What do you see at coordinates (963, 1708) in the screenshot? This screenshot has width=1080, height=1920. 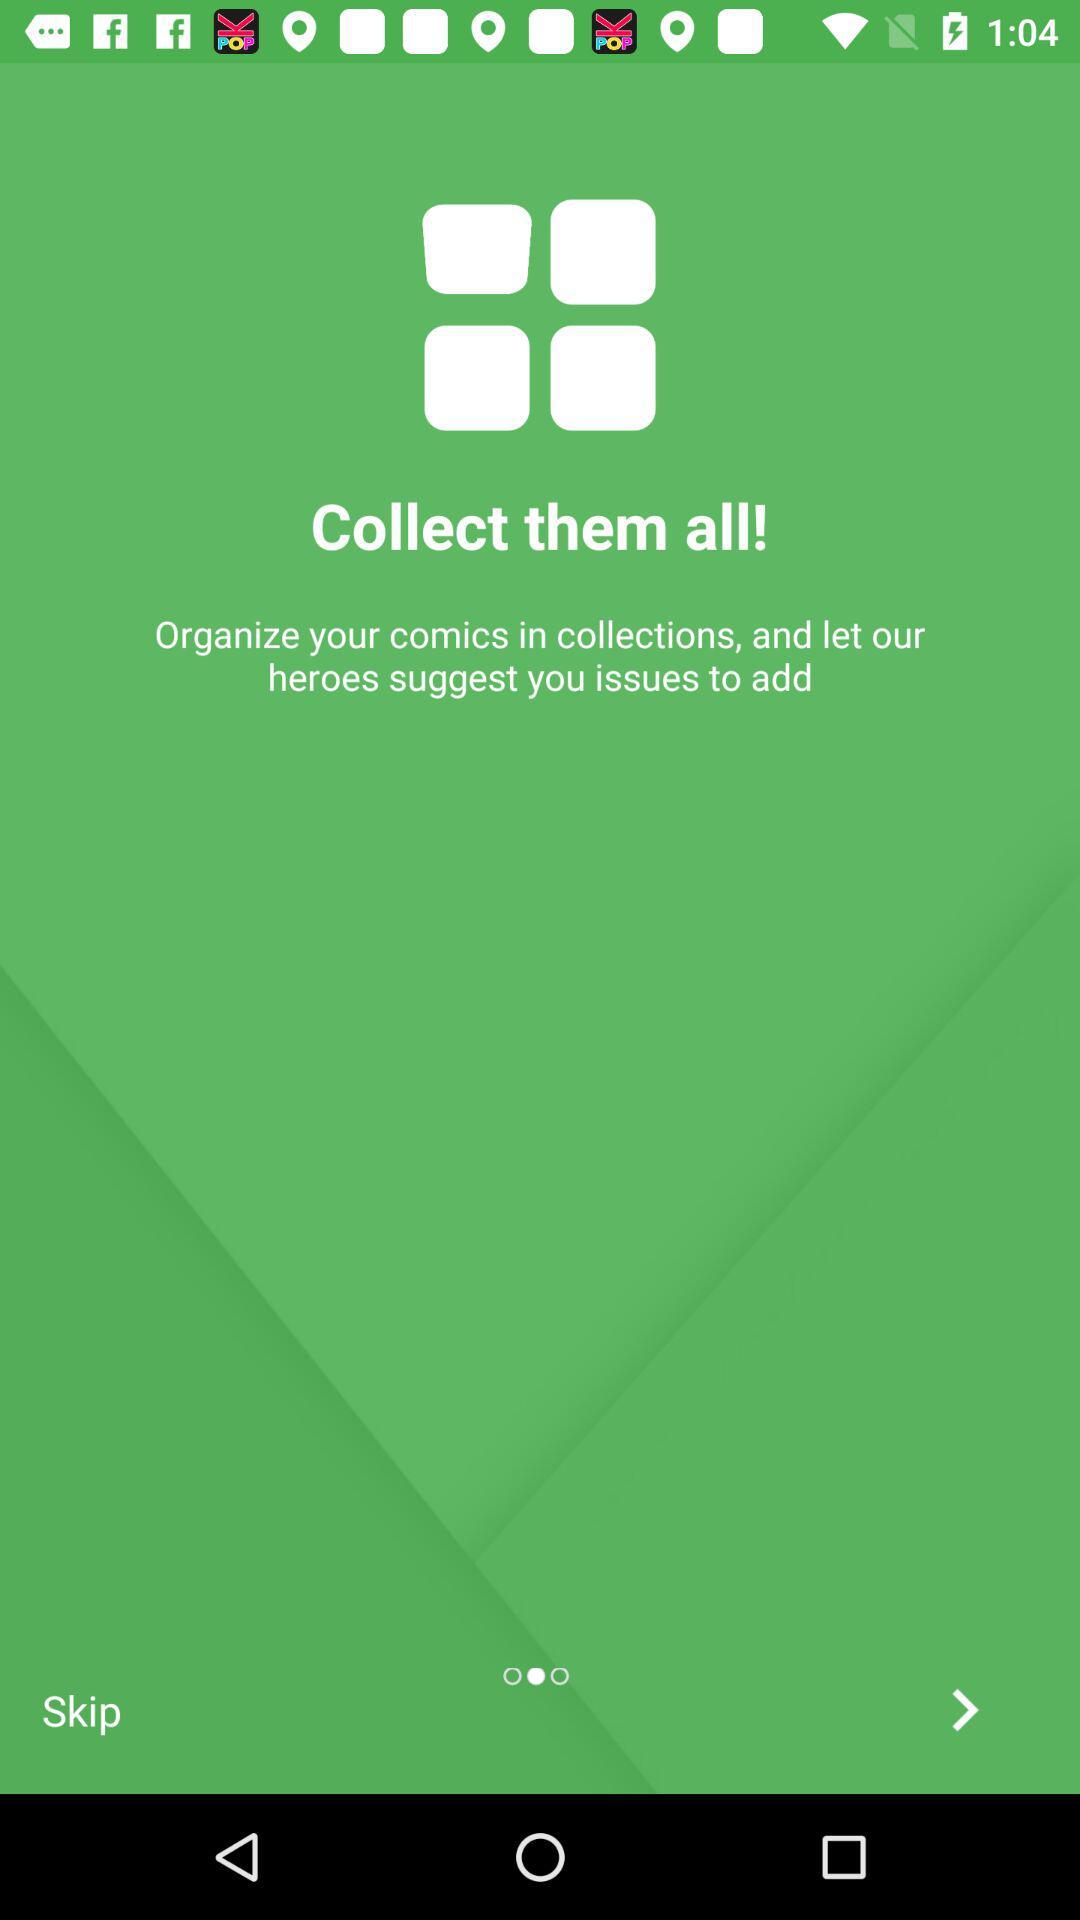 I see `the arrow_forward icon` at bounding box center [963, 1708].